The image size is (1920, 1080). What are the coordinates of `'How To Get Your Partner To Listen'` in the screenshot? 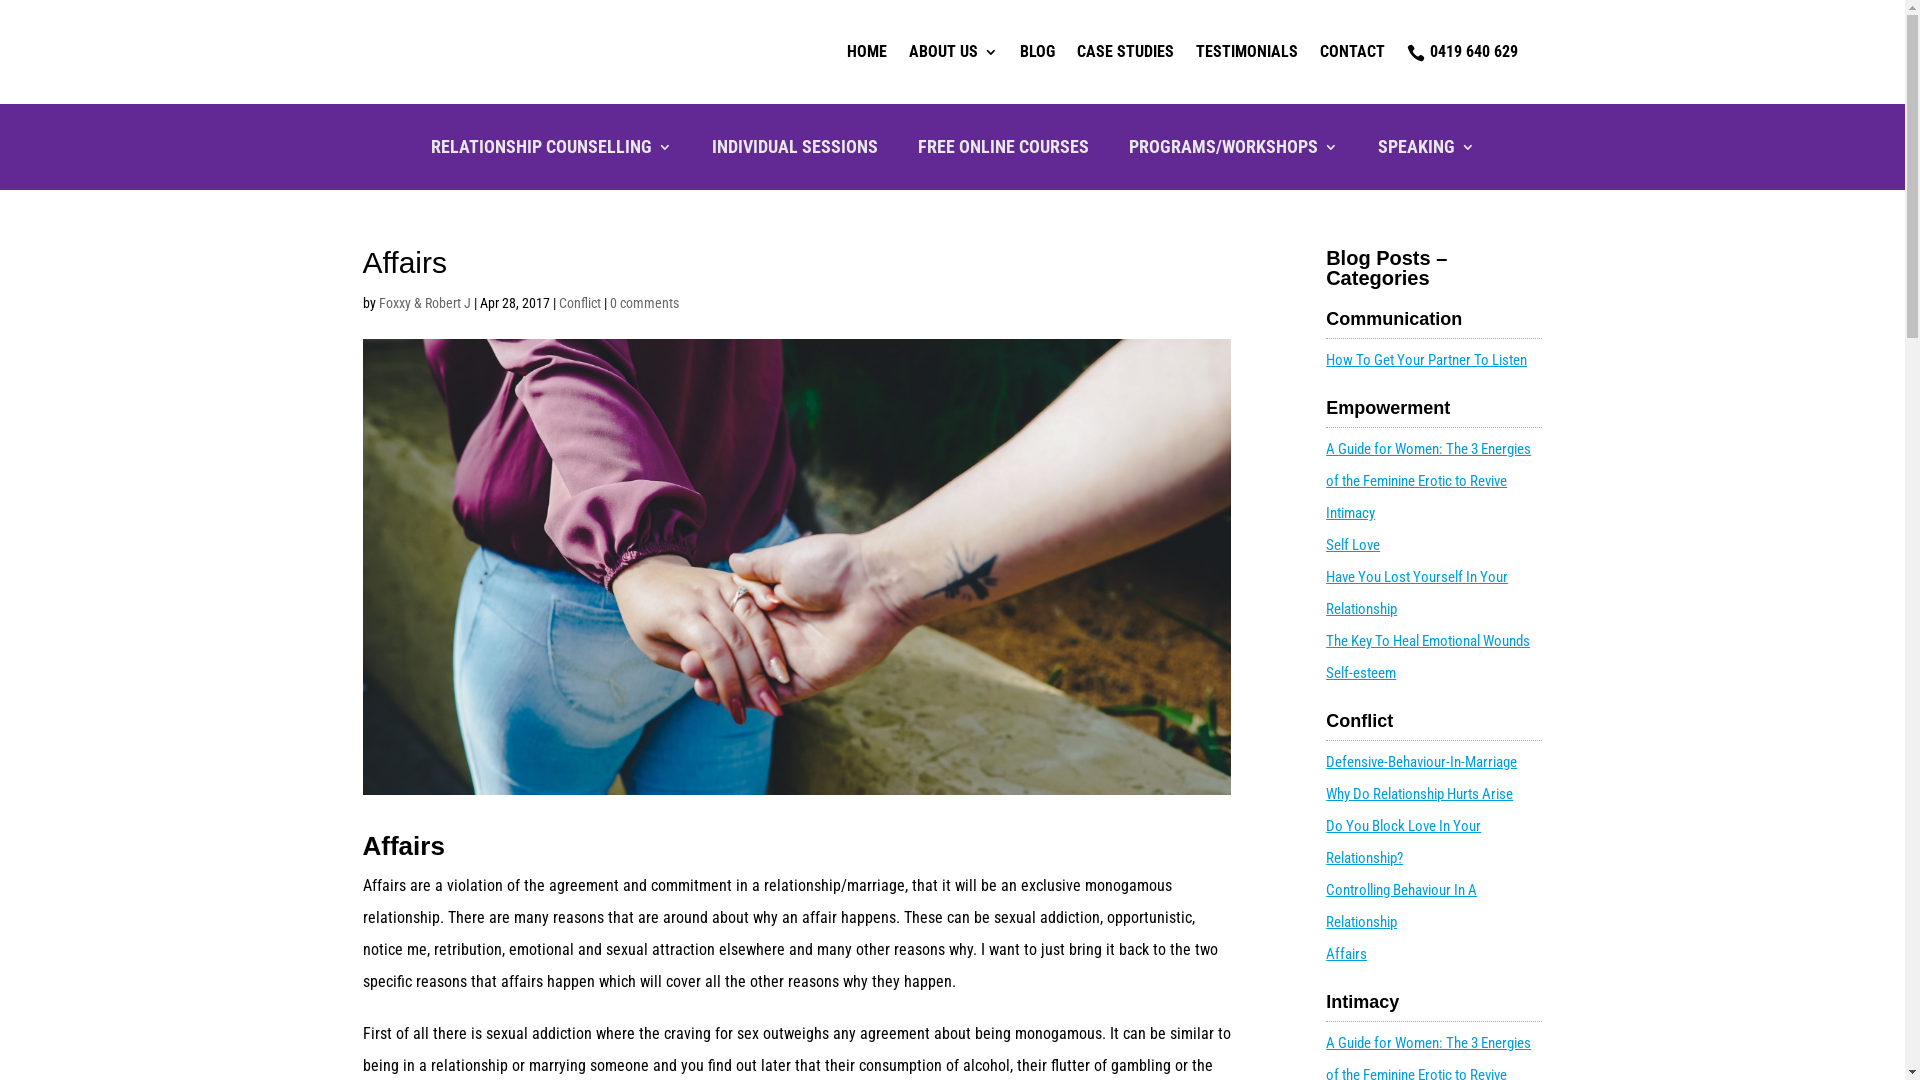 It's located at (1425, 358).